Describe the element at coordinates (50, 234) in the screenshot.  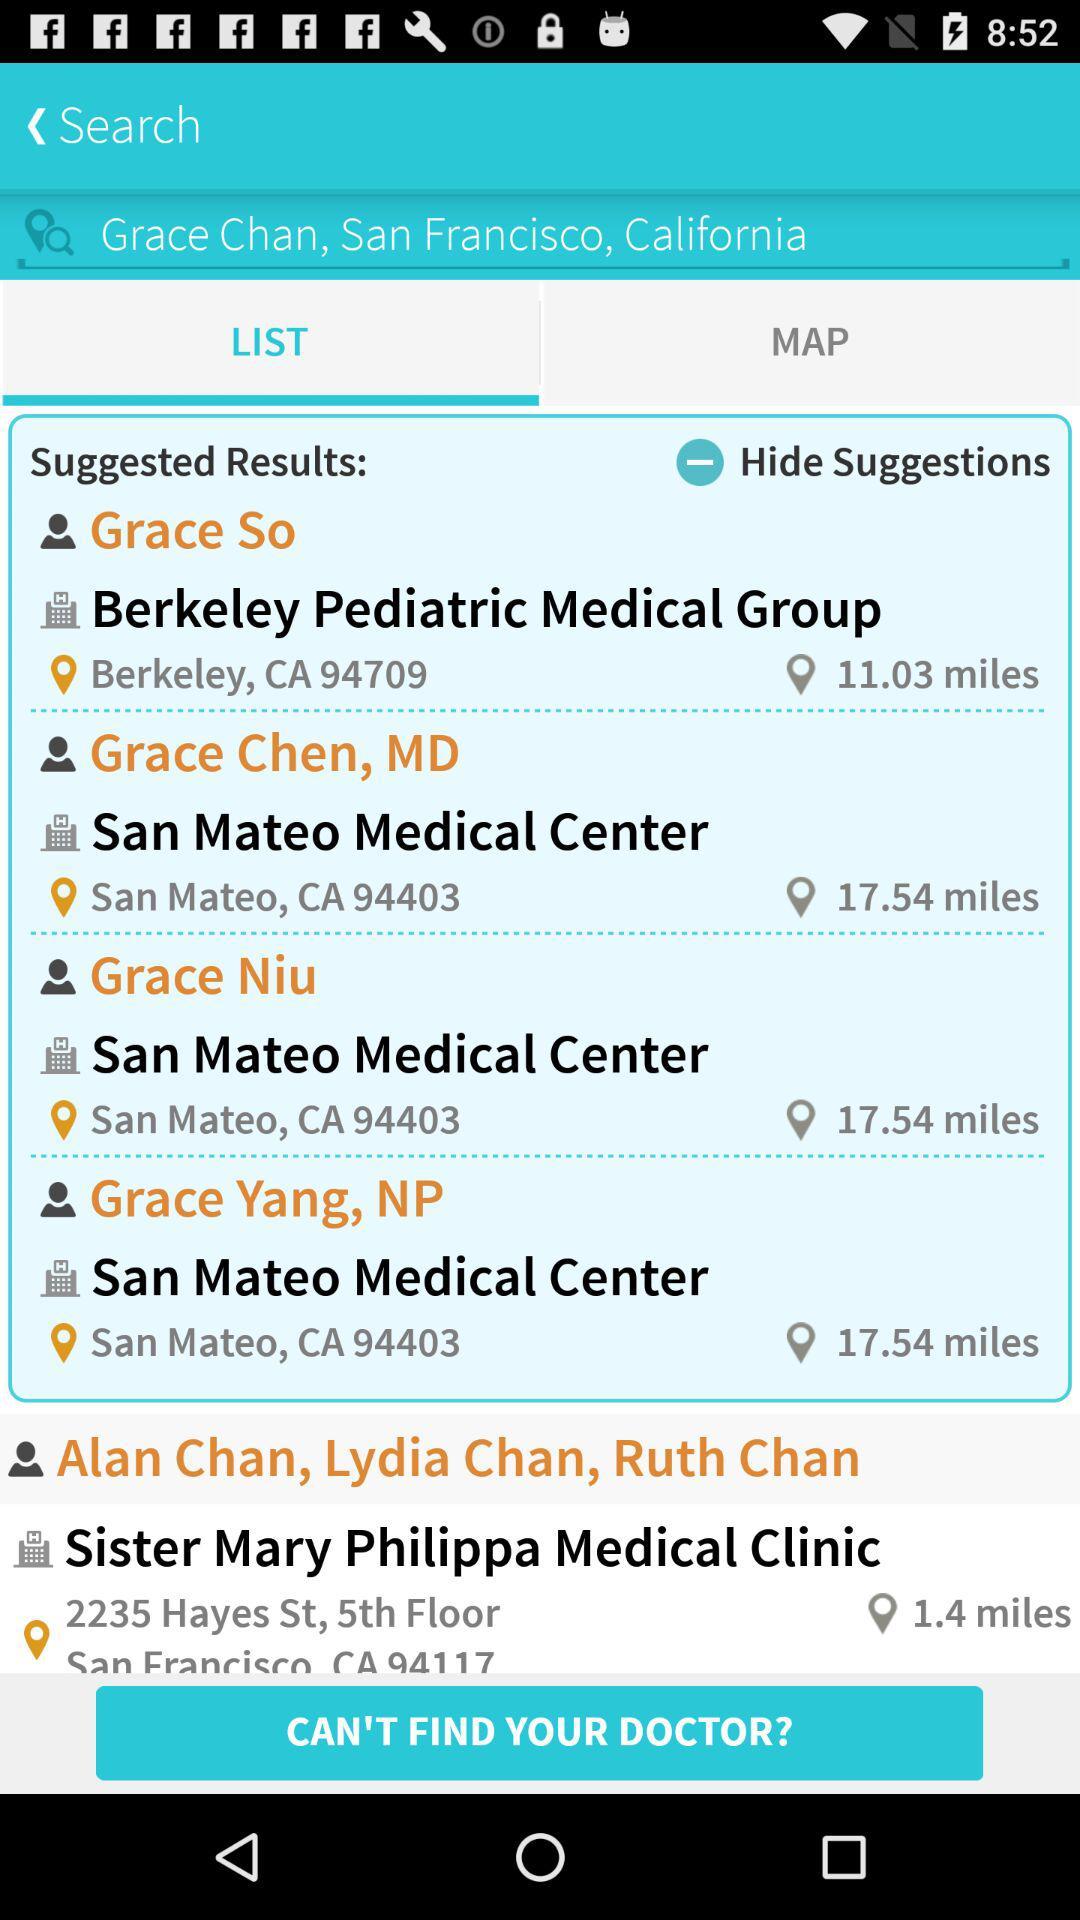
I see `the icon left to grace chan` at that location.